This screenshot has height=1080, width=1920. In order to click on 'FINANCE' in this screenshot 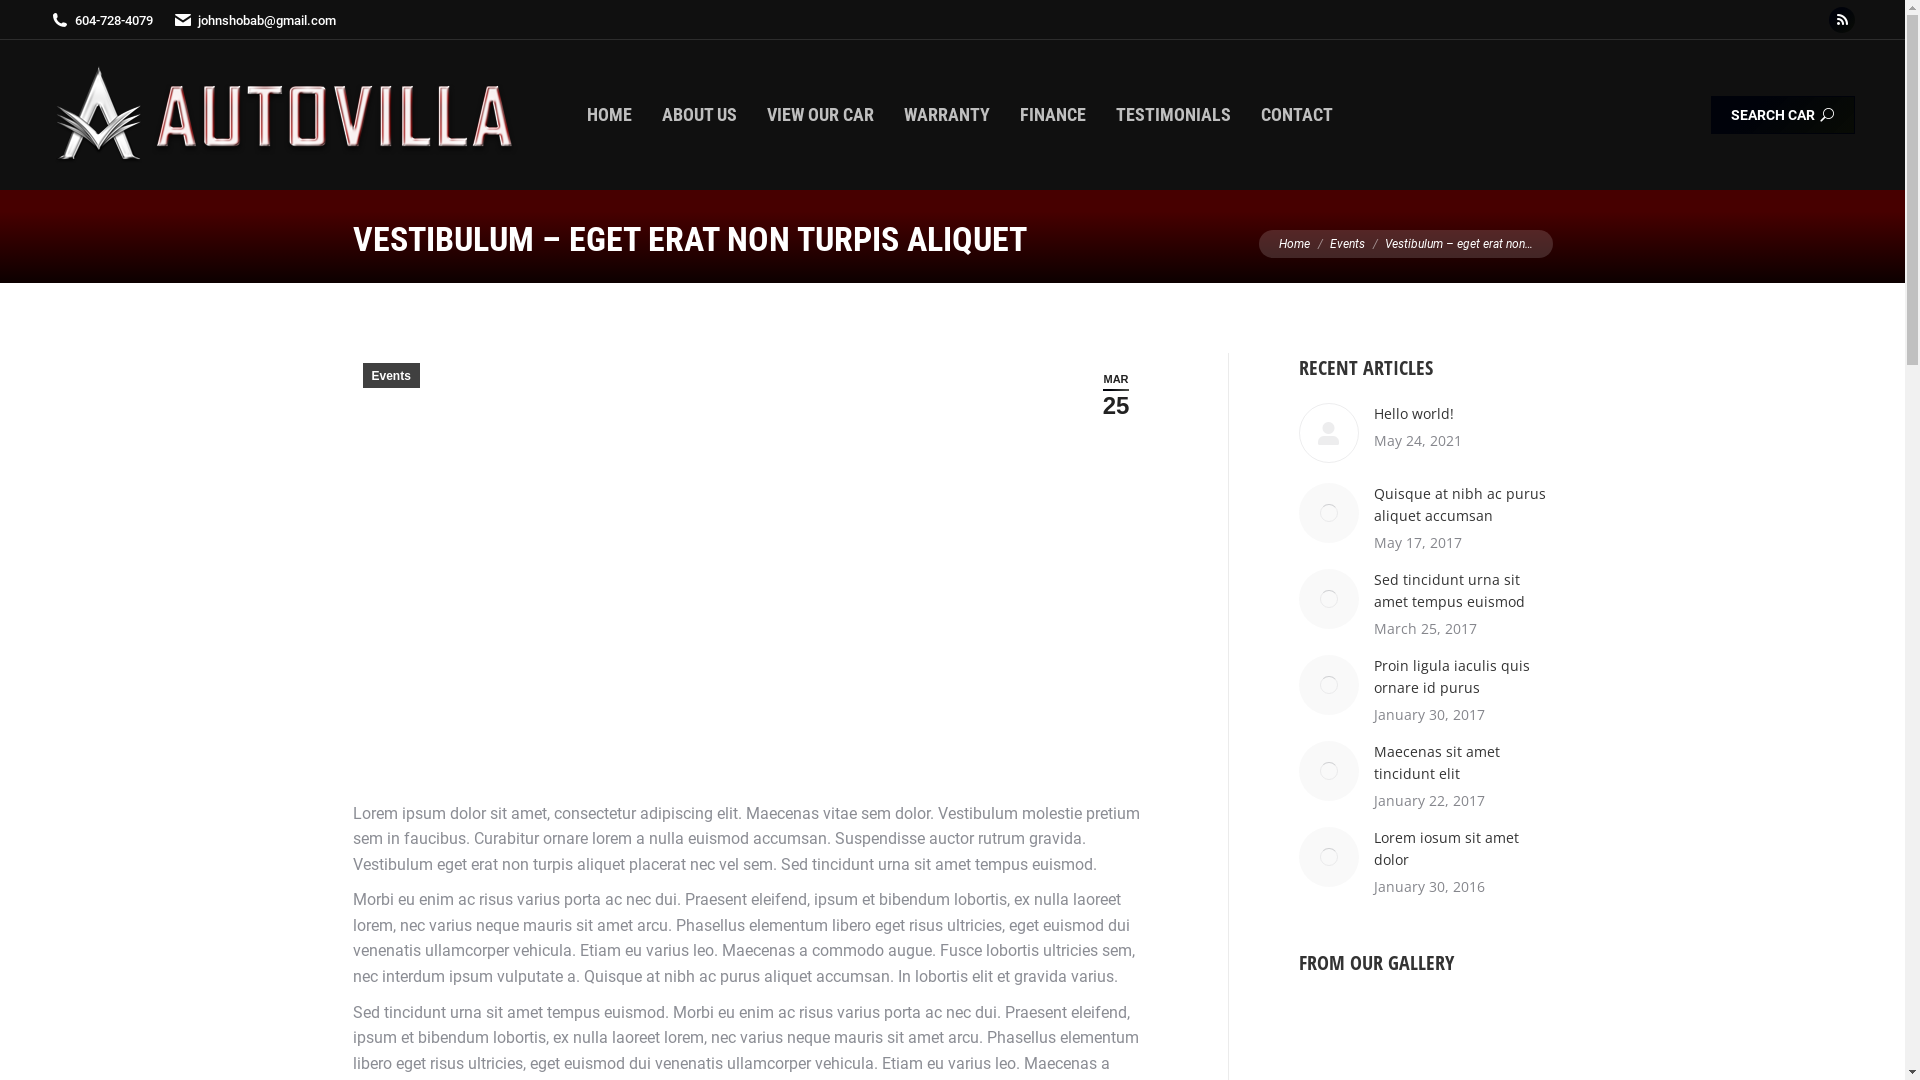, I will do `click(1051, 115)`.